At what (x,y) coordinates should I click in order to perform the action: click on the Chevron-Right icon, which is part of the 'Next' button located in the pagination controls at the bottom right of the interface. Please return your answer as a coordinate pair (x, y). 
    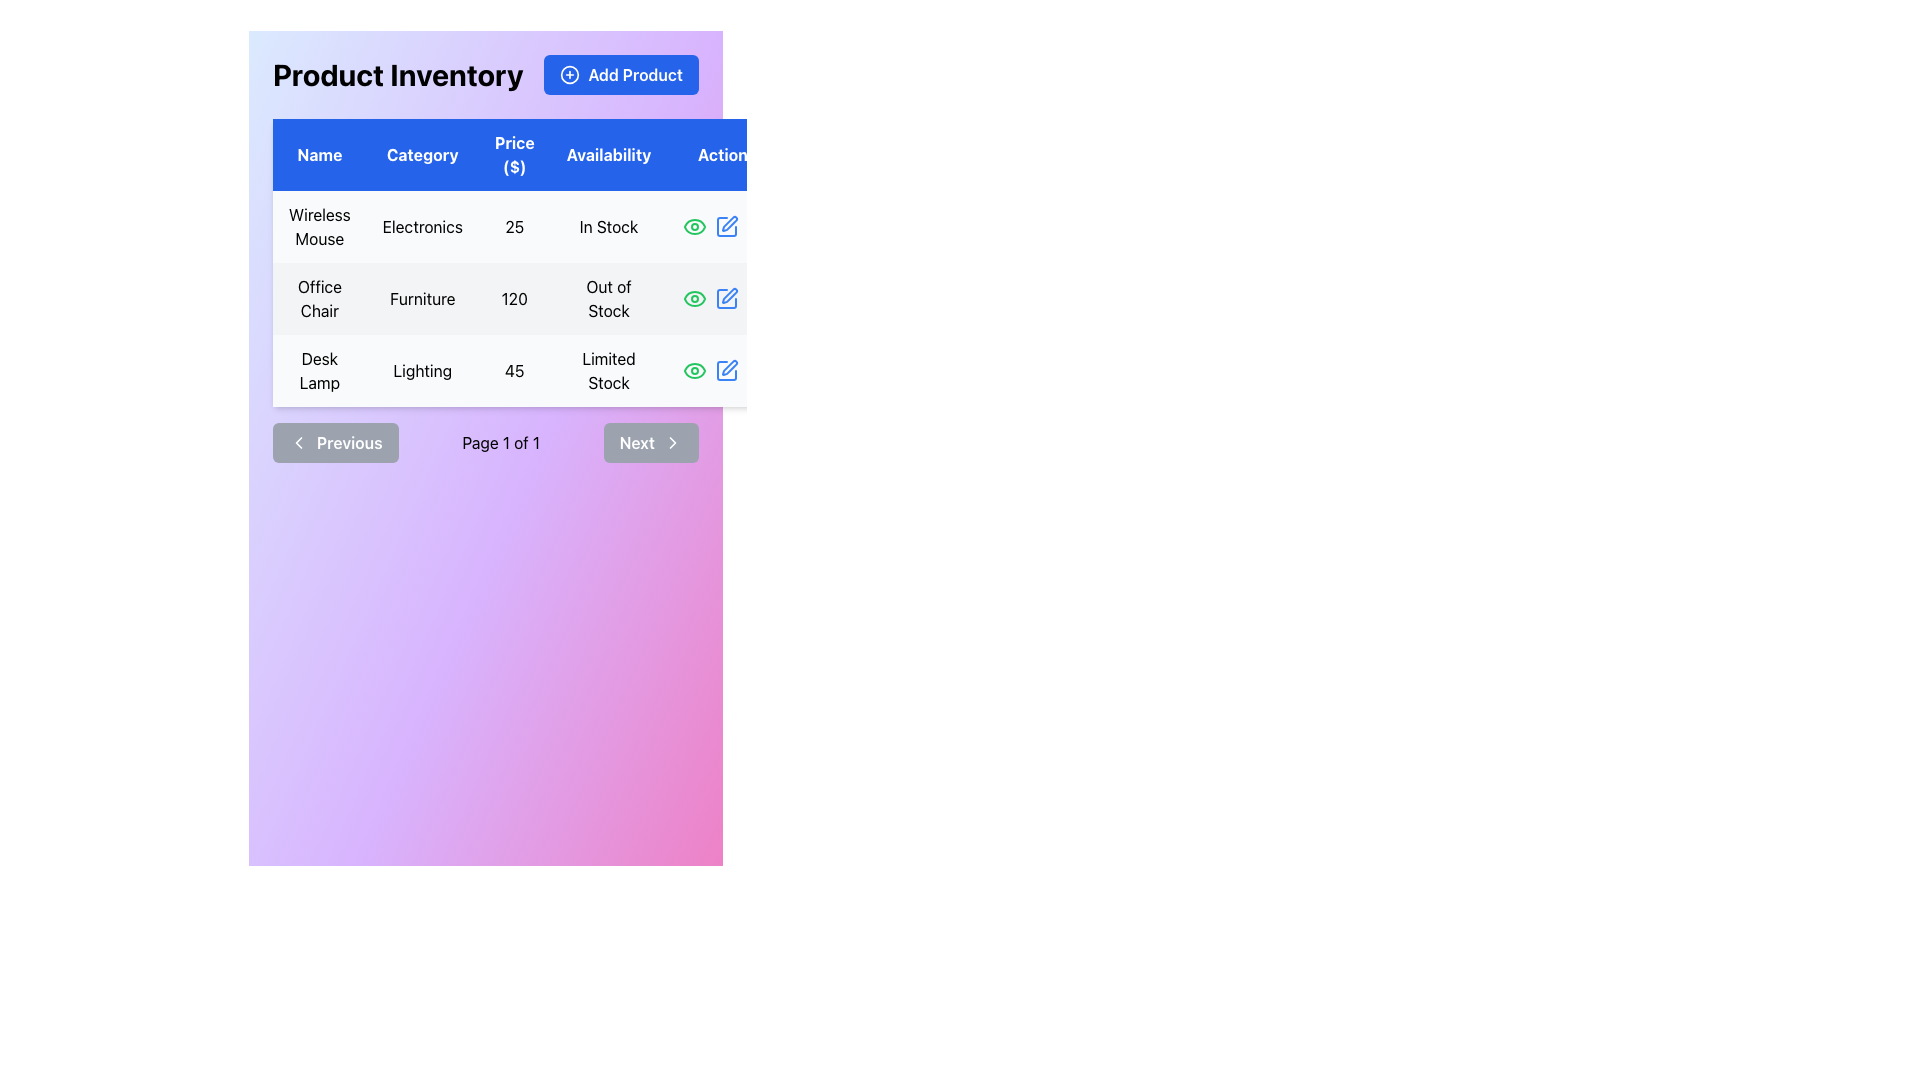
    Looking at the image, I should click on (672, 442).